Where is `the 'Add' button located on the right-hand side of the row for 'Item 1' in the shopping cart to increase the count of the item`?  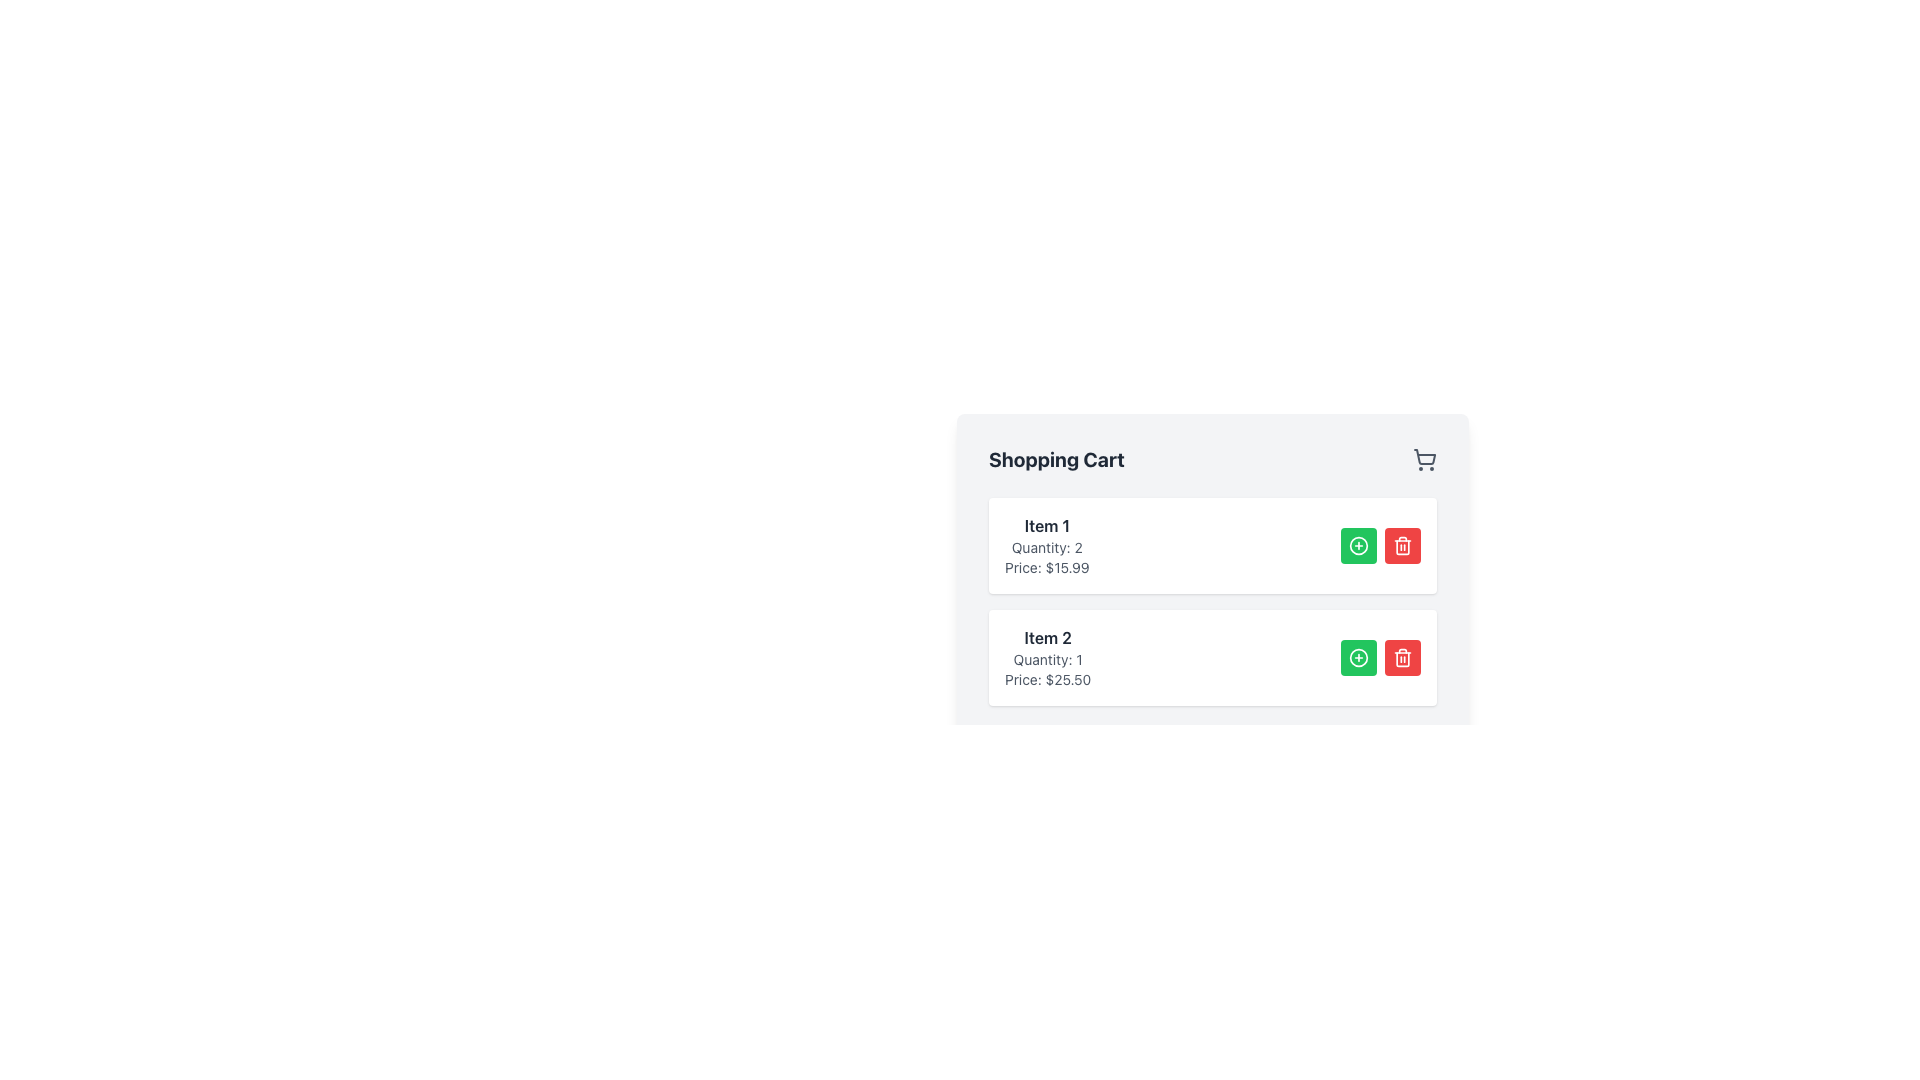
the 'Add' button located on the right-hand side of the row for 'Item 1' in the shopping cart to increase the count of the item is located at coordinates (1358, 546).